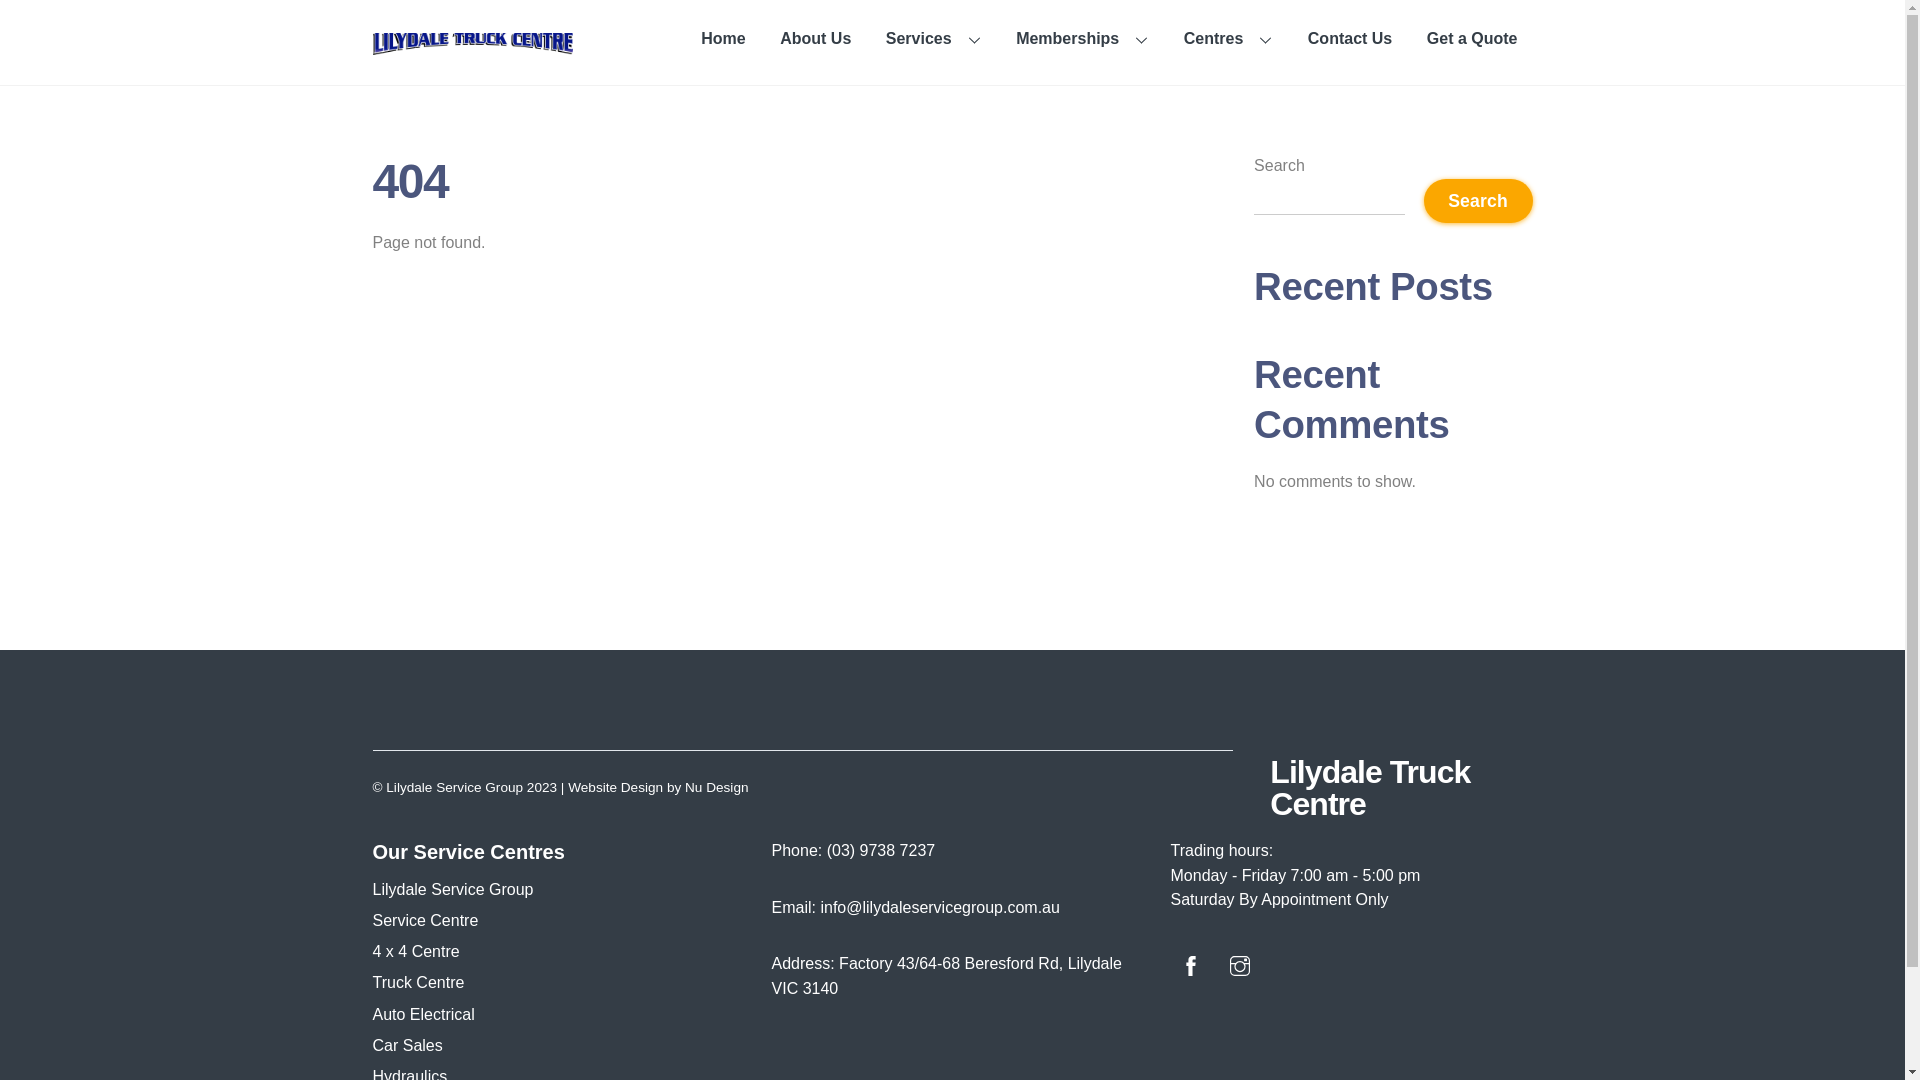 The height and width of the screenshot is (1080, 1920). I want to click on 'About Us', so click(815, 38).